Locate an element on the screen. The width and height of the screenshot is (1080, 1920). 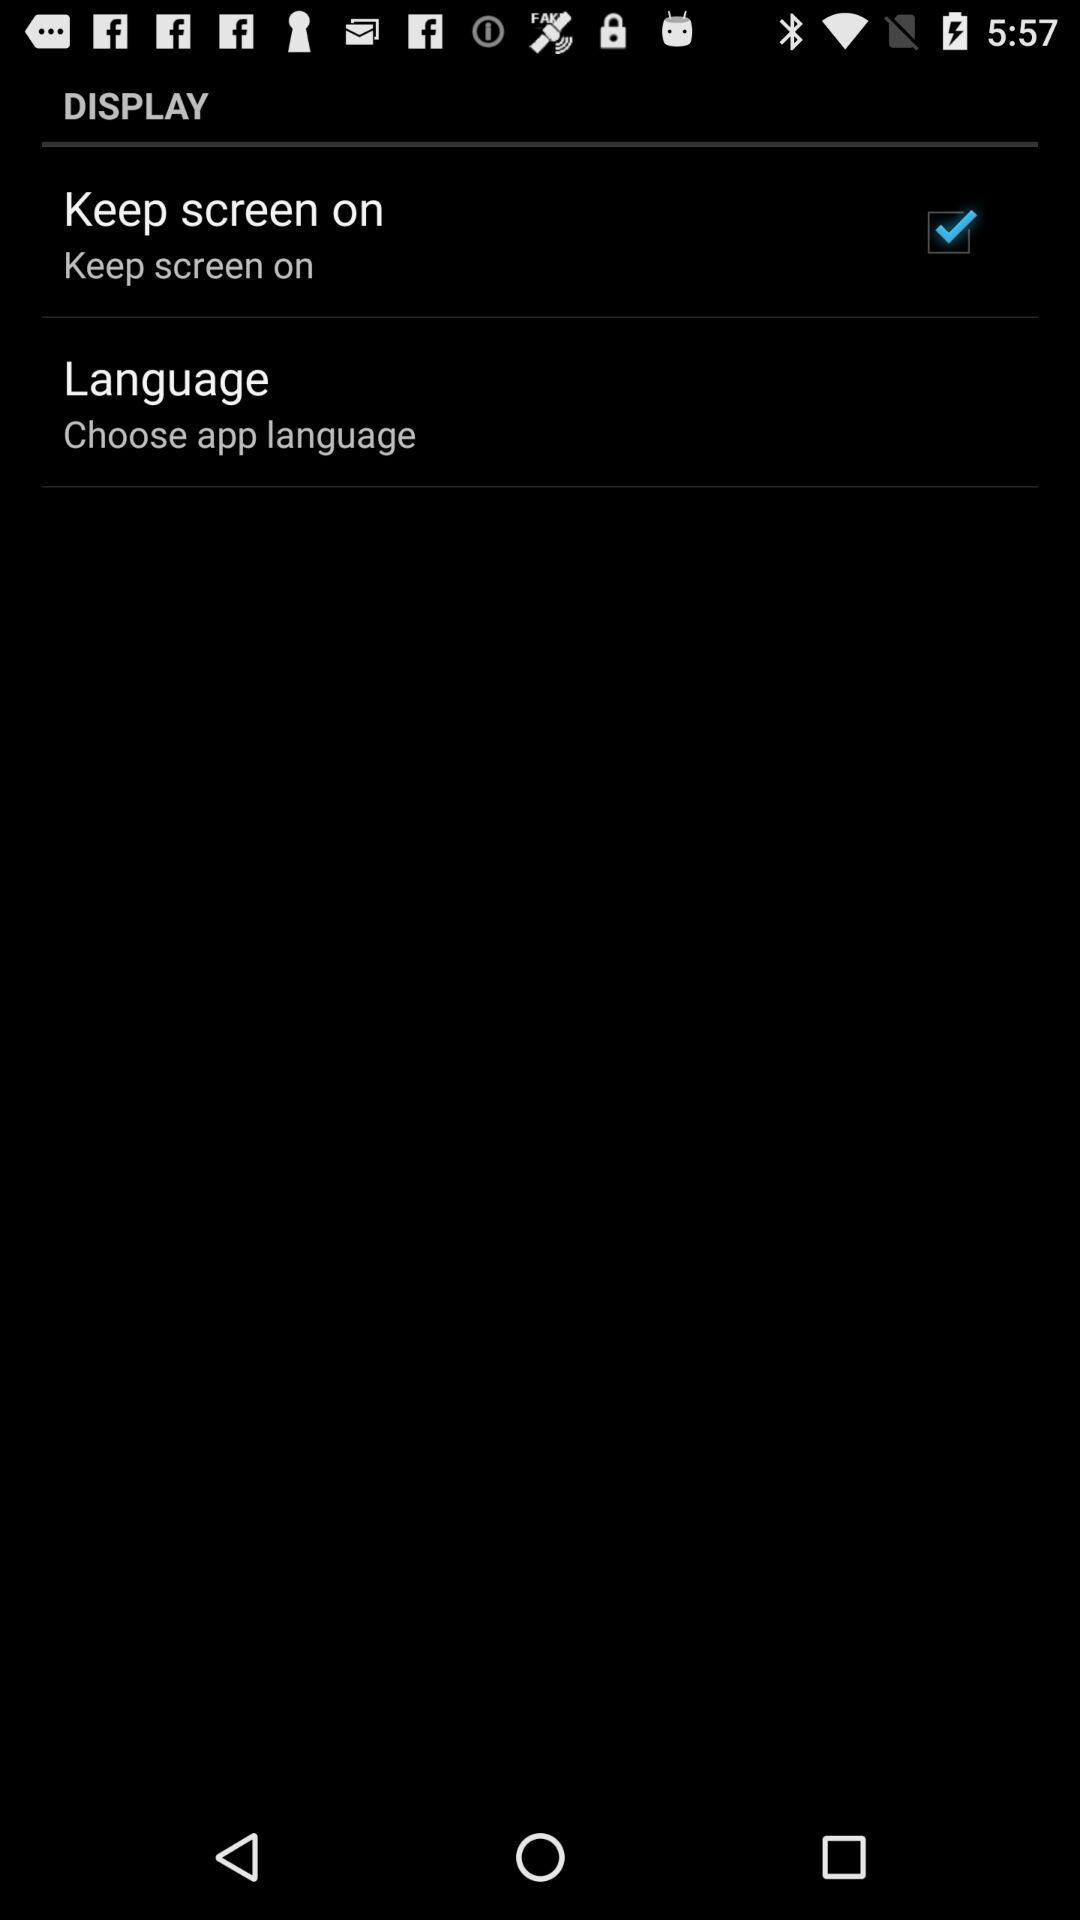
the app at the top is located at coordinates (540, 104).